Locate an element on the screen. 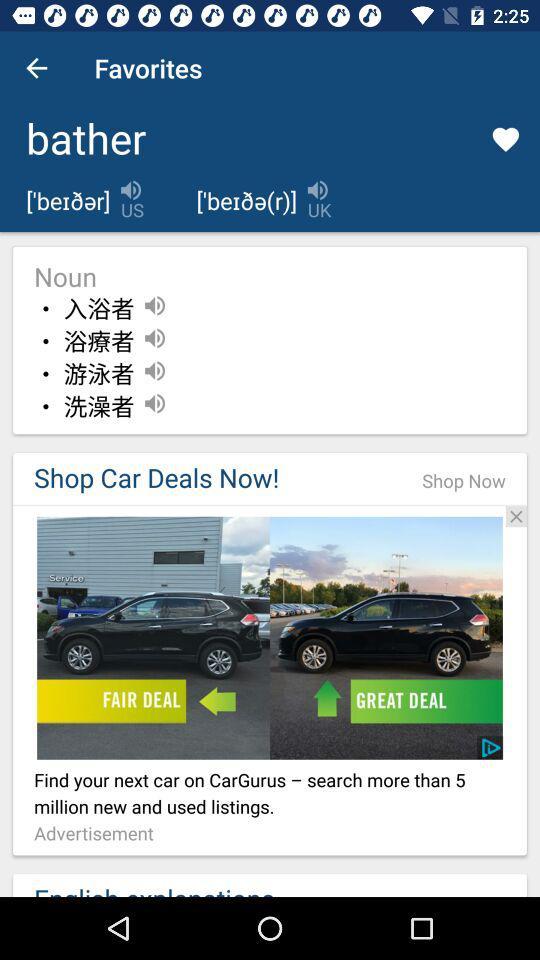  item below the noun icon is located at coordinates (98, 309).